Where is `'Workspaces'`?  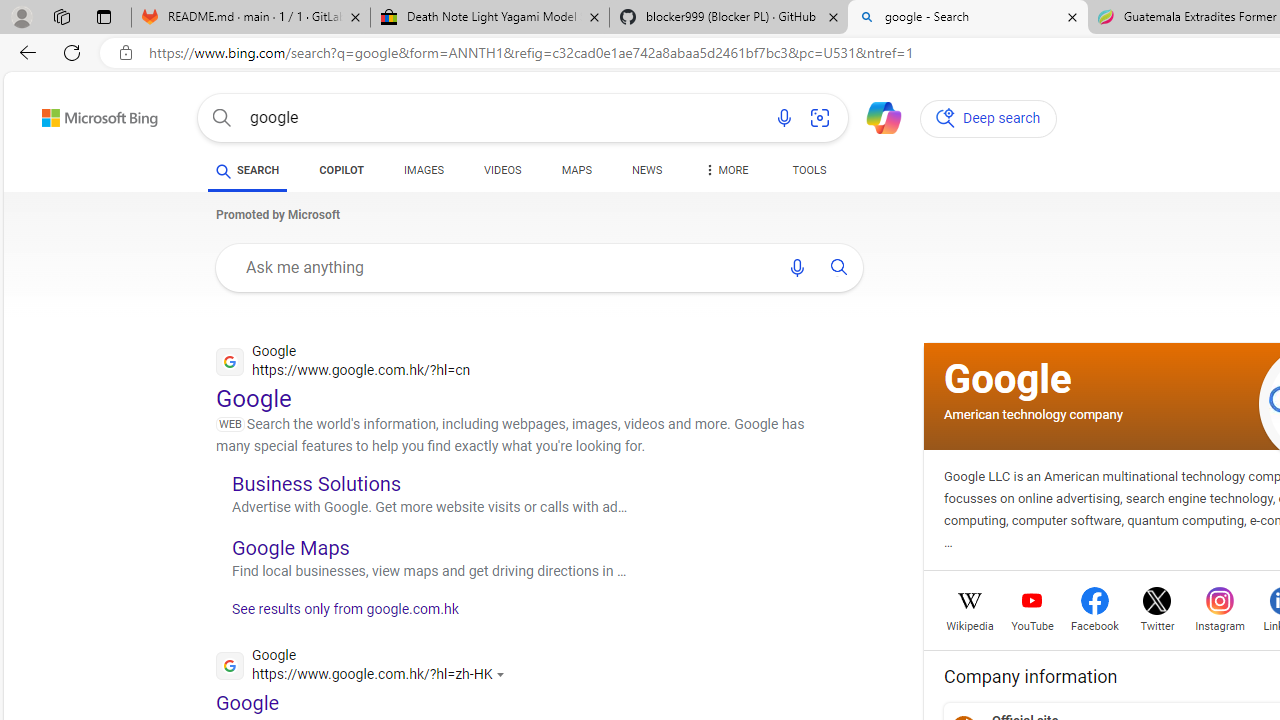
'Workspaces' is located at coordinates (61, 16).